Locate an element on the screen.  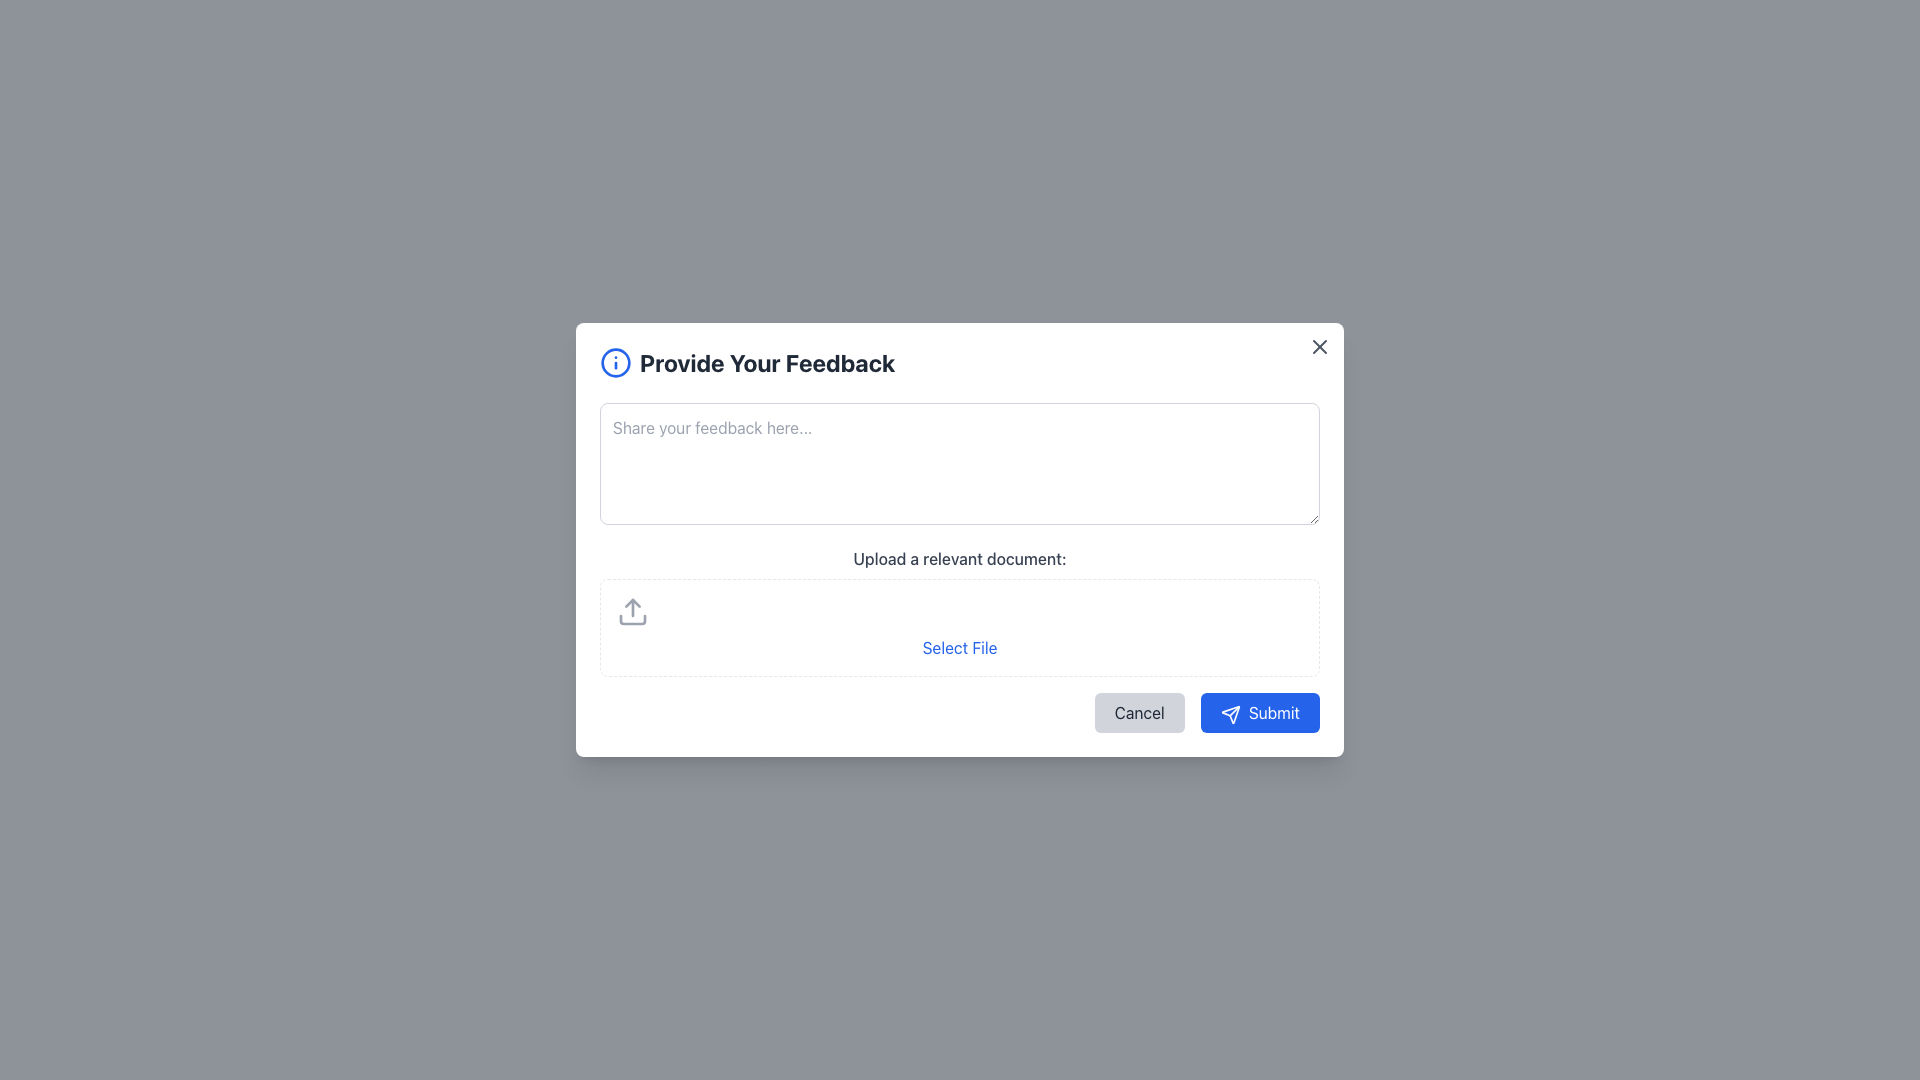
the 'Cancel' button located at the bottom-right corner of the 'Provide Your Feedback' modal is located at coordinates (1139, 712).